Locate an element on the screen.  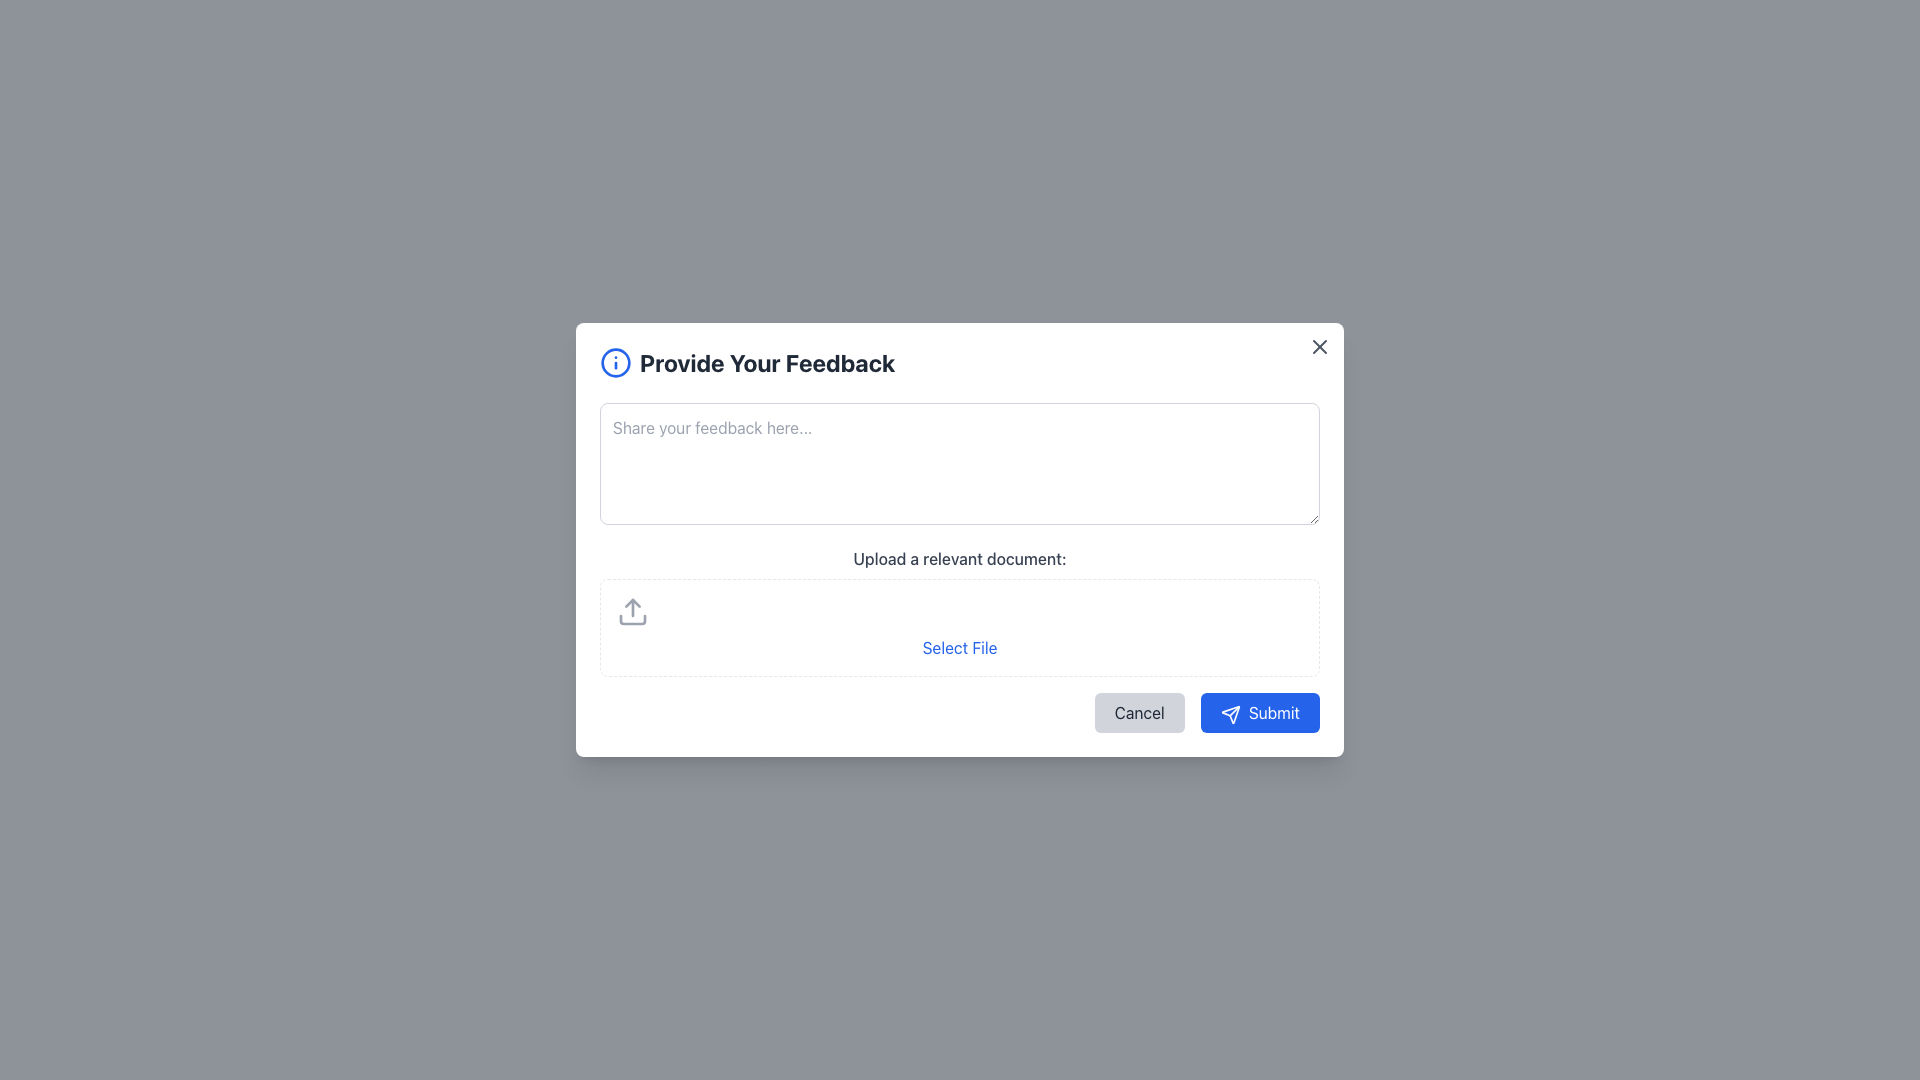
the 'Cancel' button located at the bottom-right corner of the 'Provide Your Feedback' modal is located at coordinates (1139, 712).